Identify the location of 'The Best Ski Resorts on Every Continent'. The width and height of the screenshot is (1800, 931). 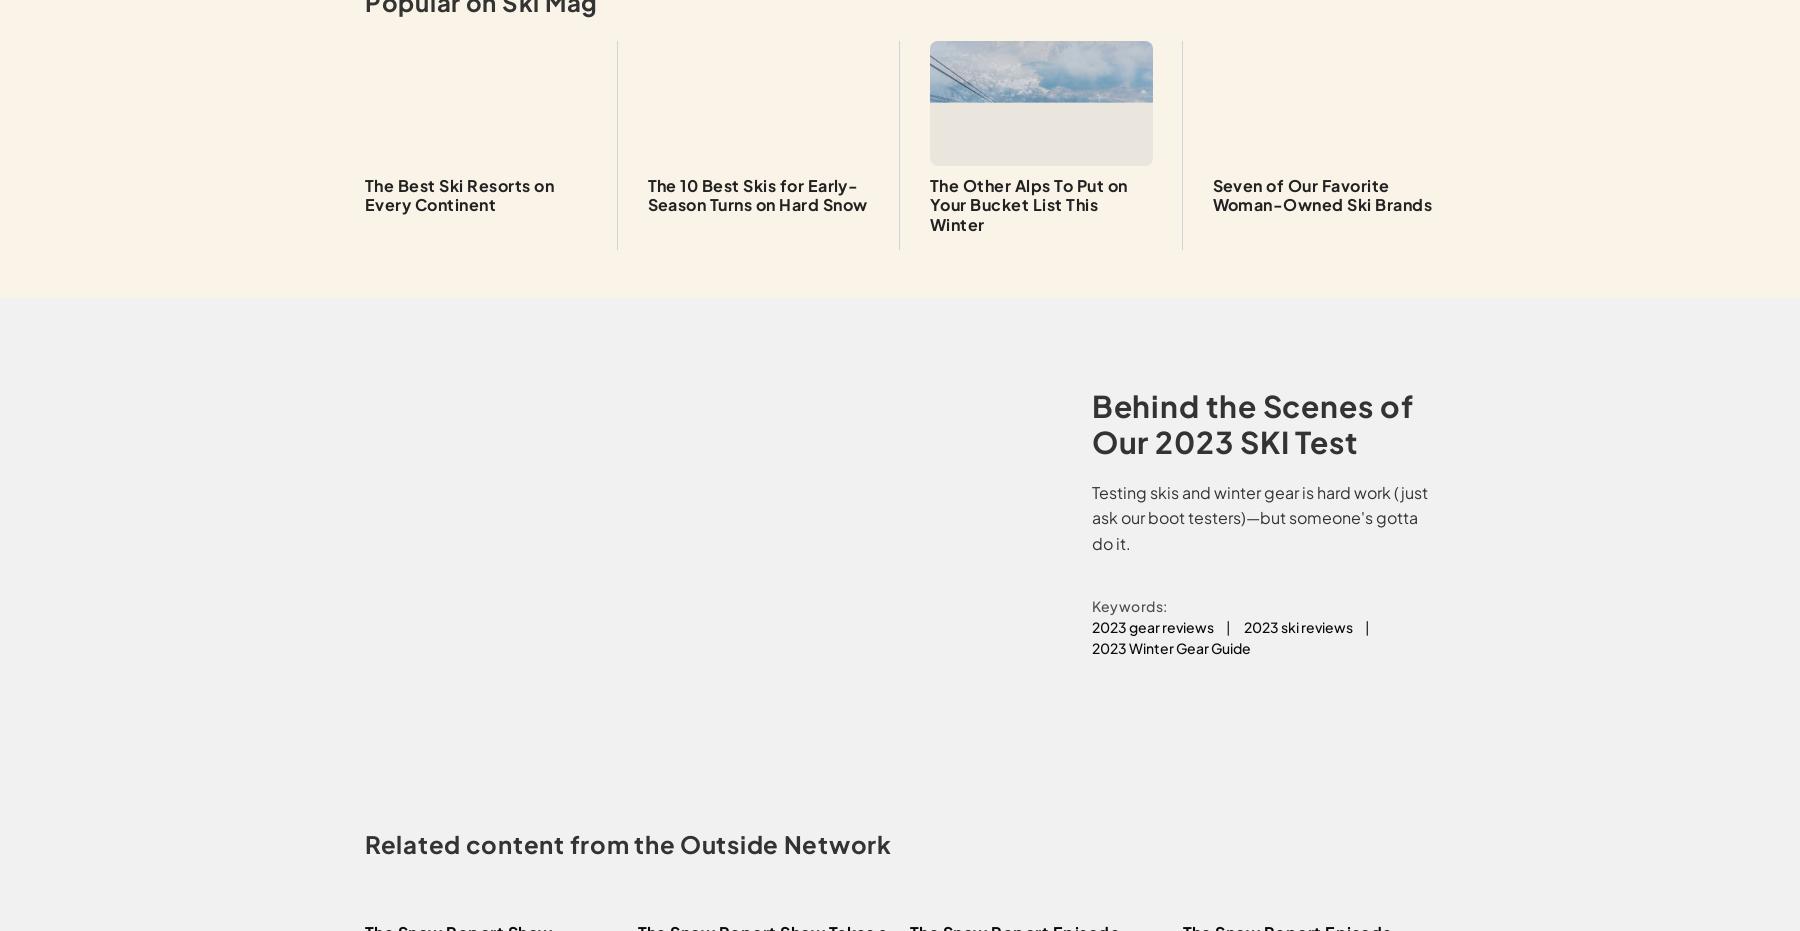
(458, 194).